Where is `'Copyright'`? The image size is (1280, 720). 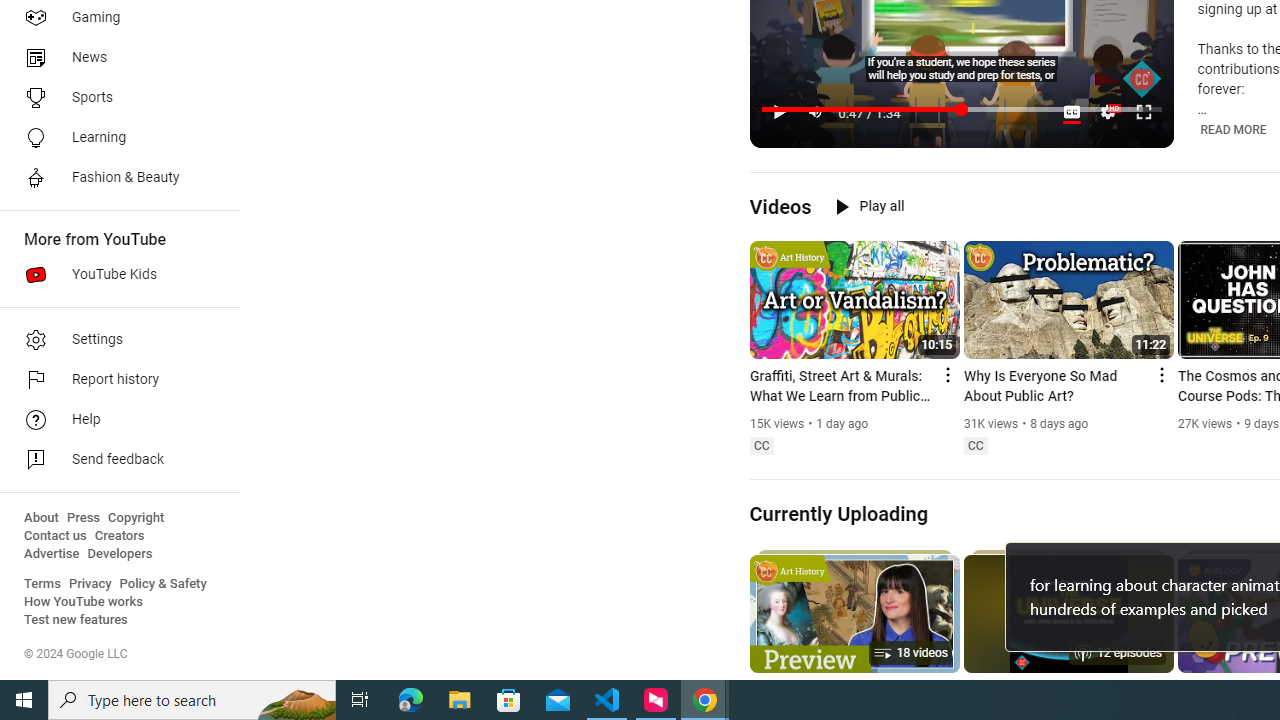
'Copyright' is located at coordinates (135, 517).